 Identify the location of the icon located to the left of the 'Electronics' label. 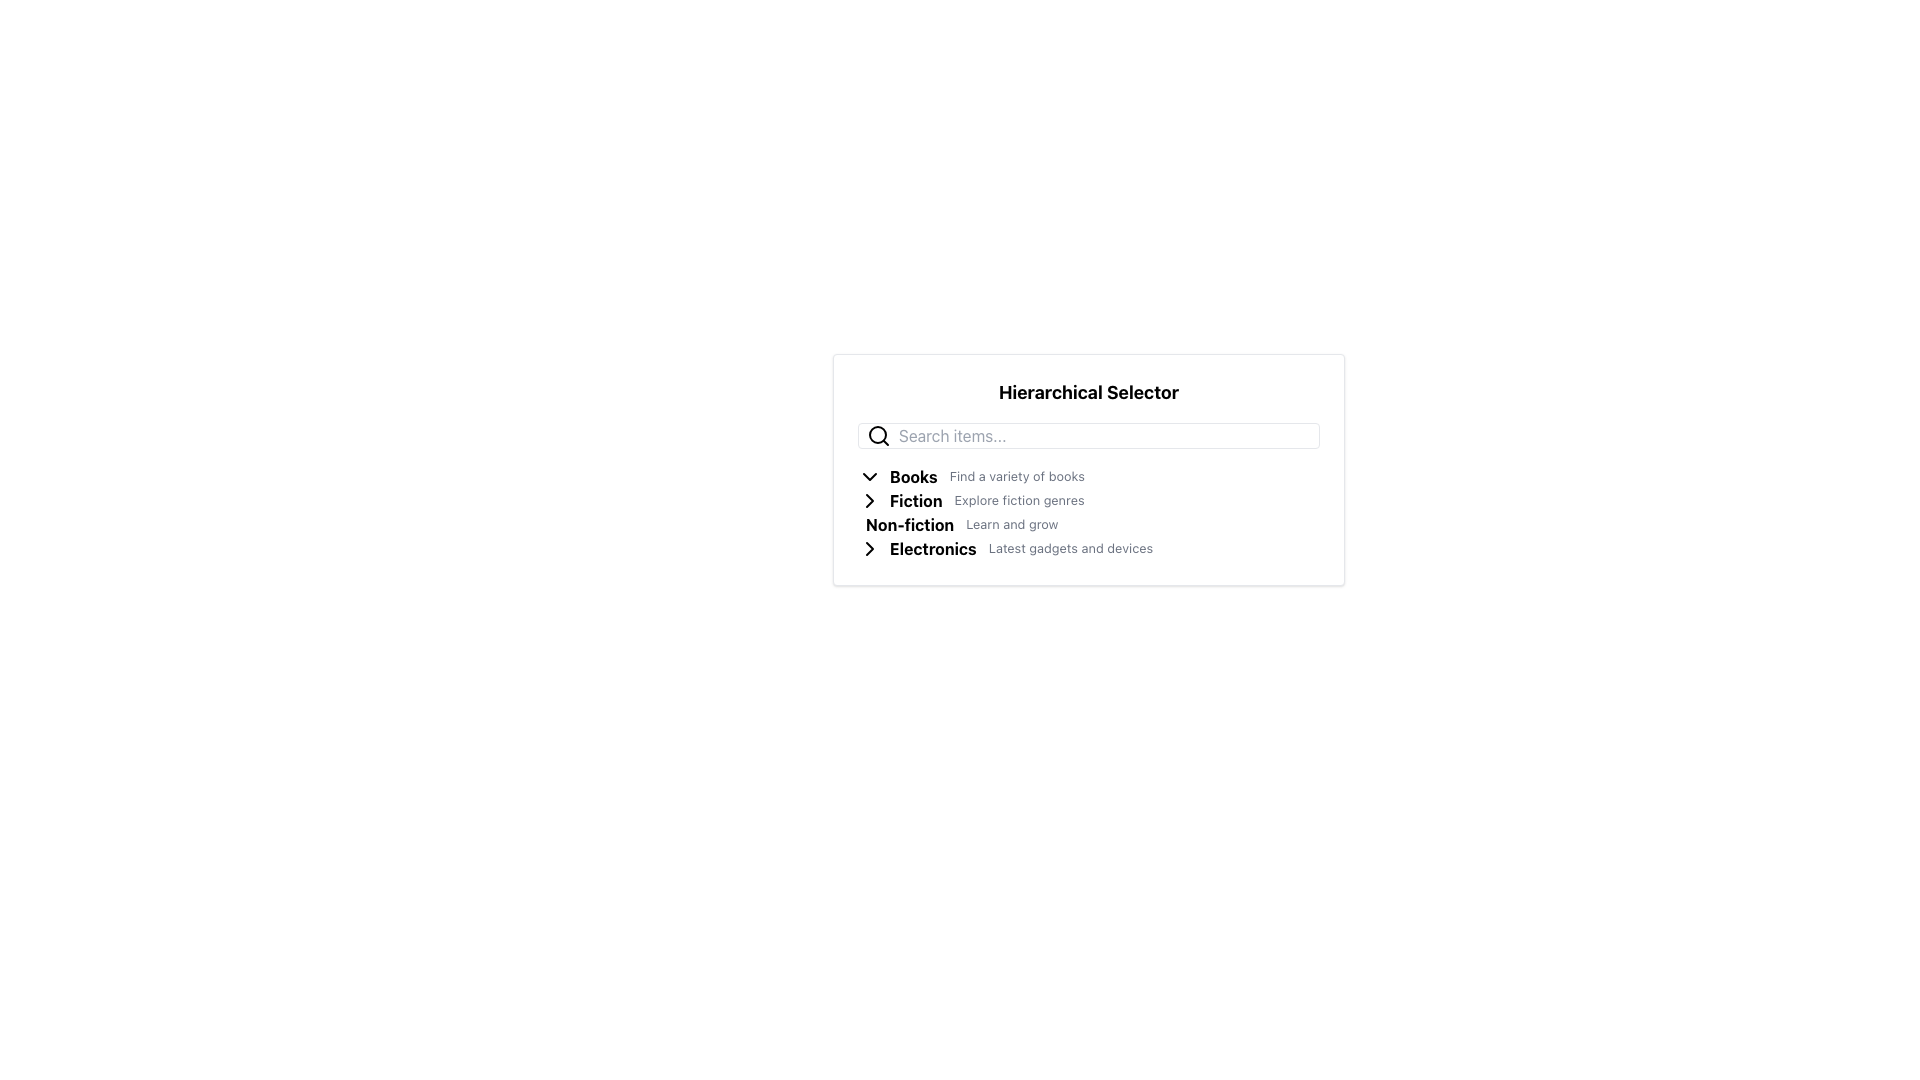
(873, 548).